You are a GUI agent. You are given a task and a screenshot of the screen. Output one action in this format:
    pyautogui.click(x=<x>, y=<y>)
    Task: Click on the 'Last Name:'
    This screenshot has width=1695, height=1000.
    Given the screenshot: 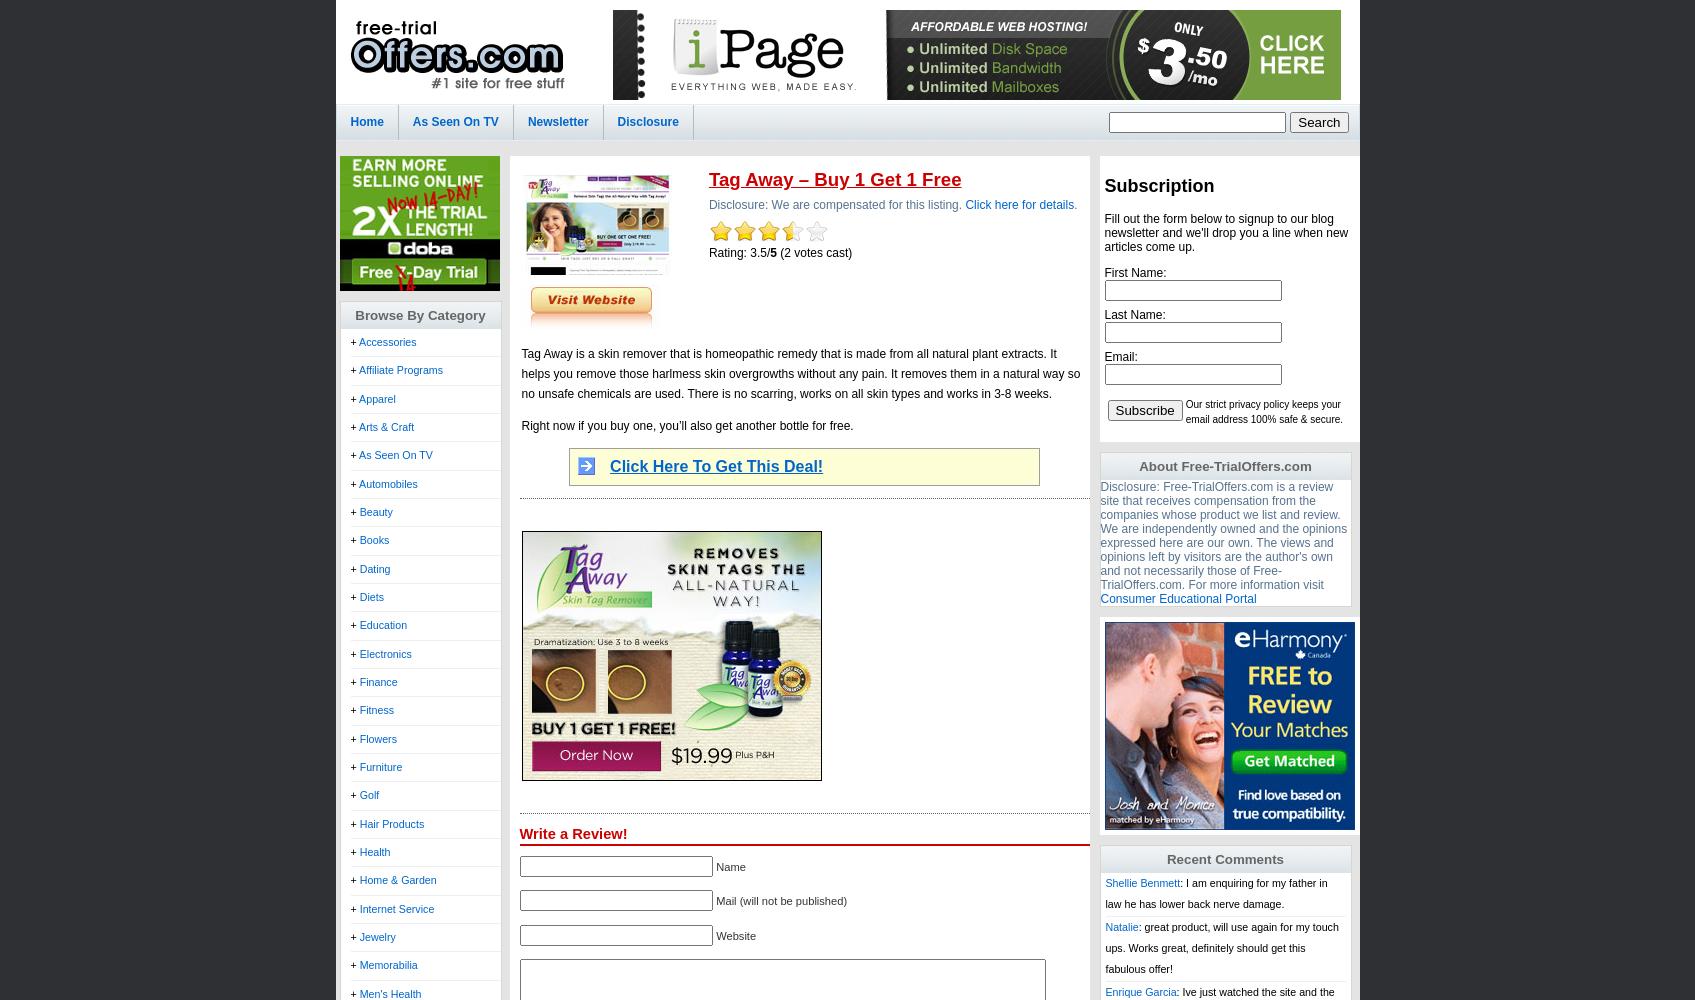 What is the action you would take?
    pyautogui.click(x=1133, y=313)
    